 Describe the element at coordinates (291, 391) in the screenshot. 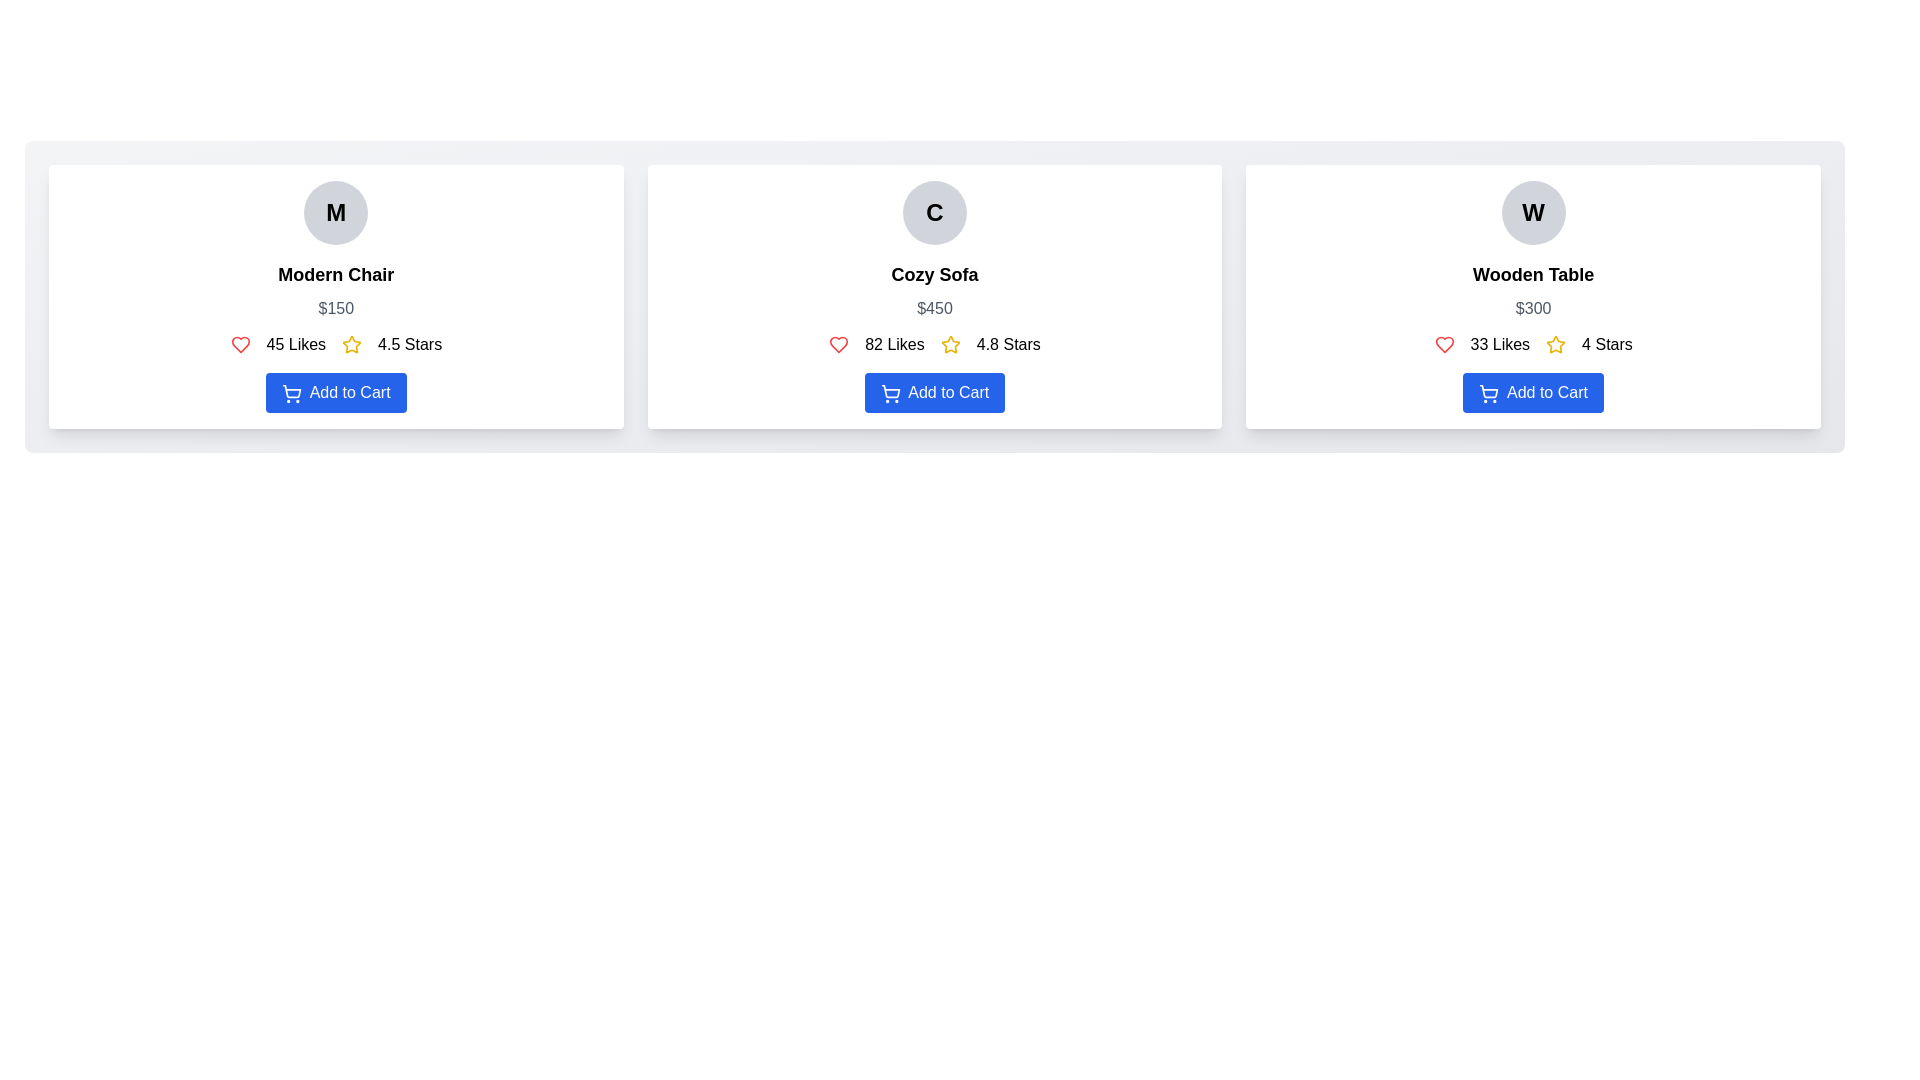

I see `the blue shopping cart icon located above the 'Add to Cart' button in the 'Modern Chair' card` at that location.